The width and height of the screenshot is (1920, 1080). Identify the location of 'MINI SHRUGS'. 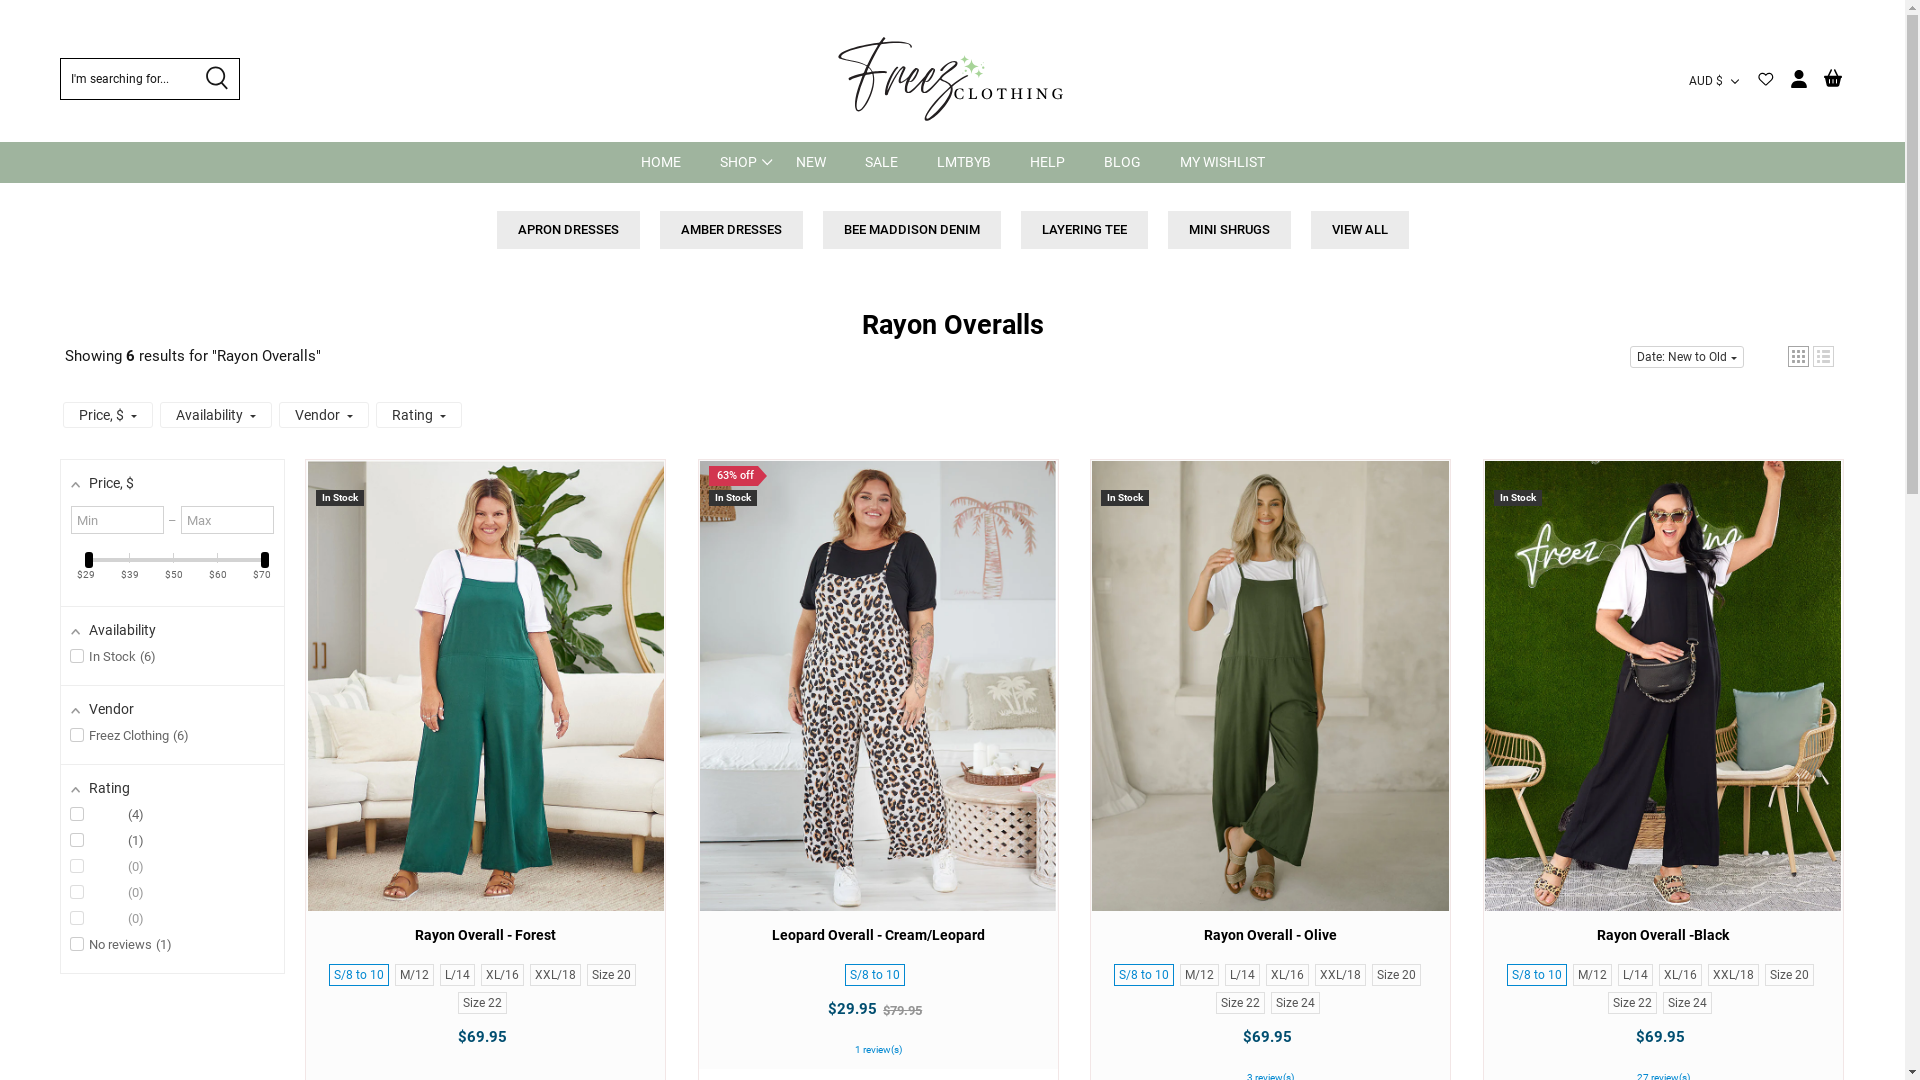
(1228, 229).